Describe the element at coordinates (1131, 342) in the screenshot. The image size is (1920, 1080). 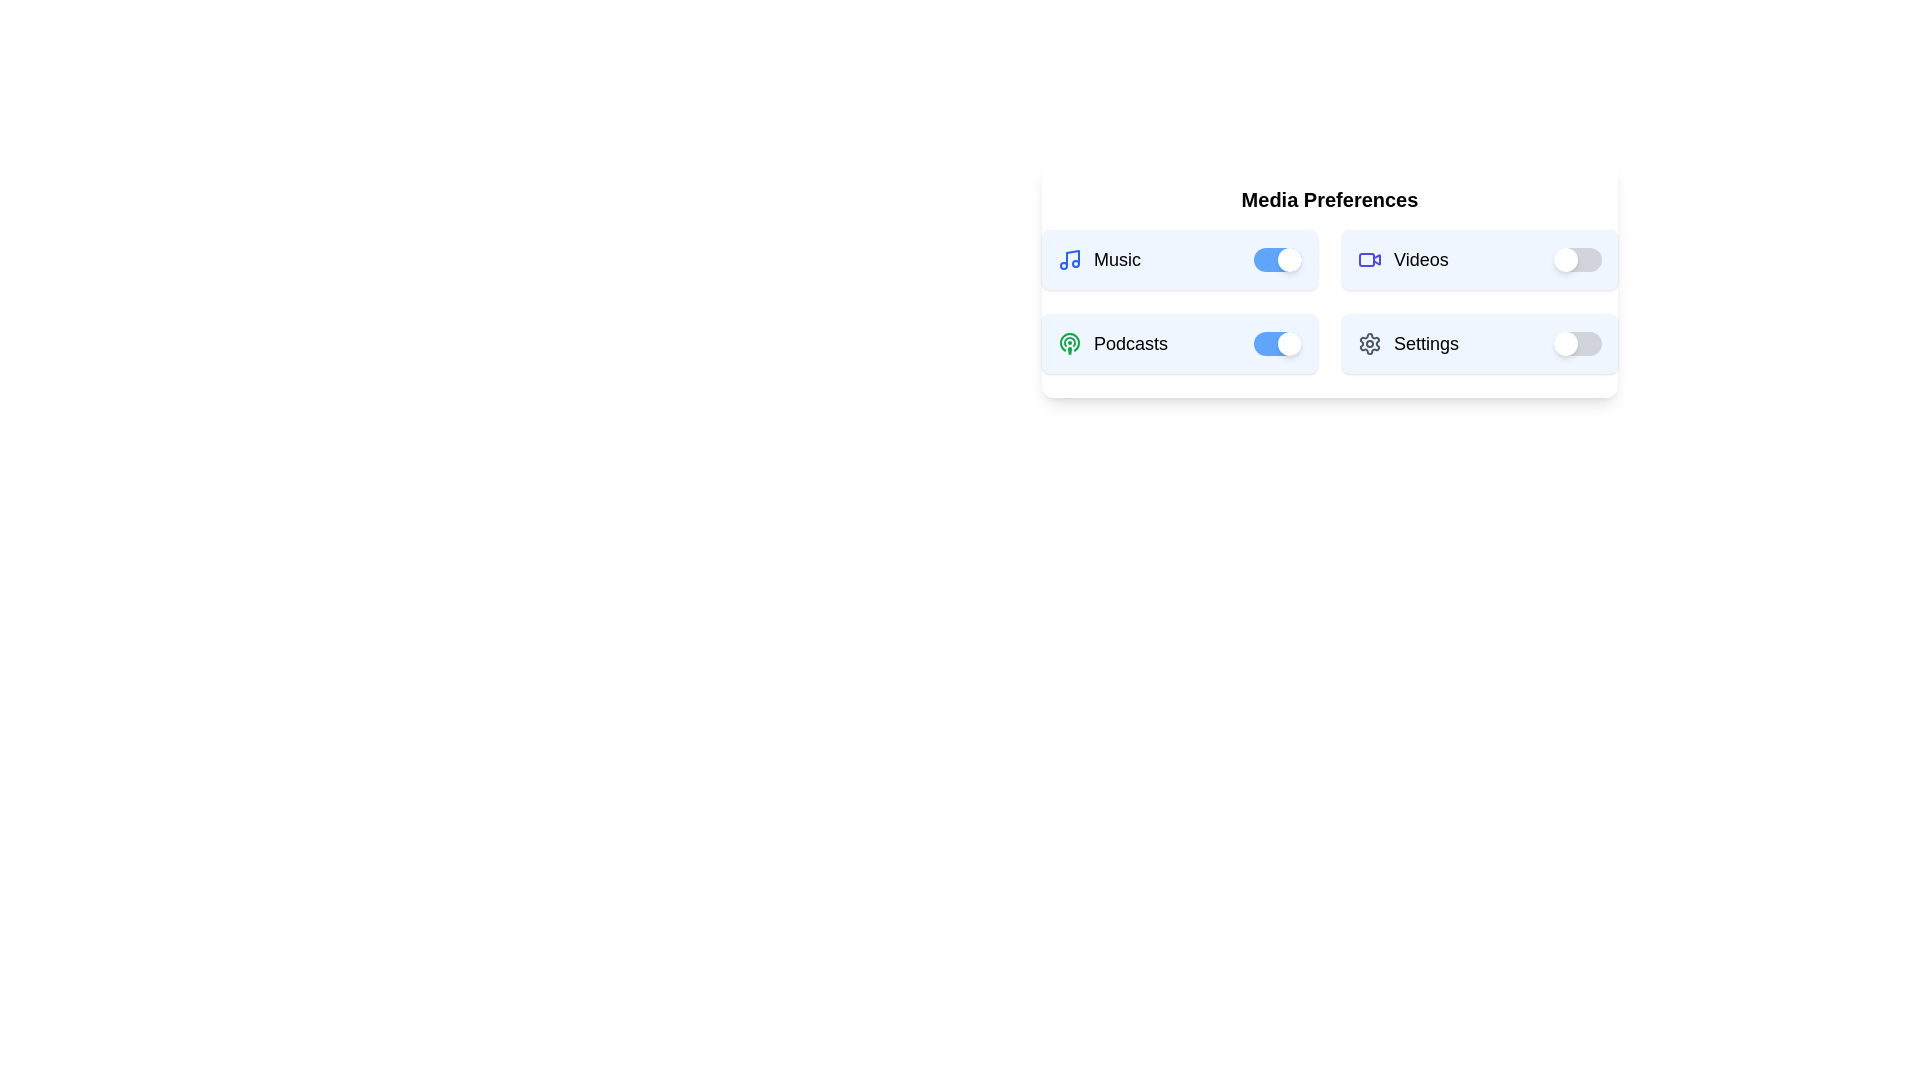
I see `the center of the 'Podcasts' text` at that location.